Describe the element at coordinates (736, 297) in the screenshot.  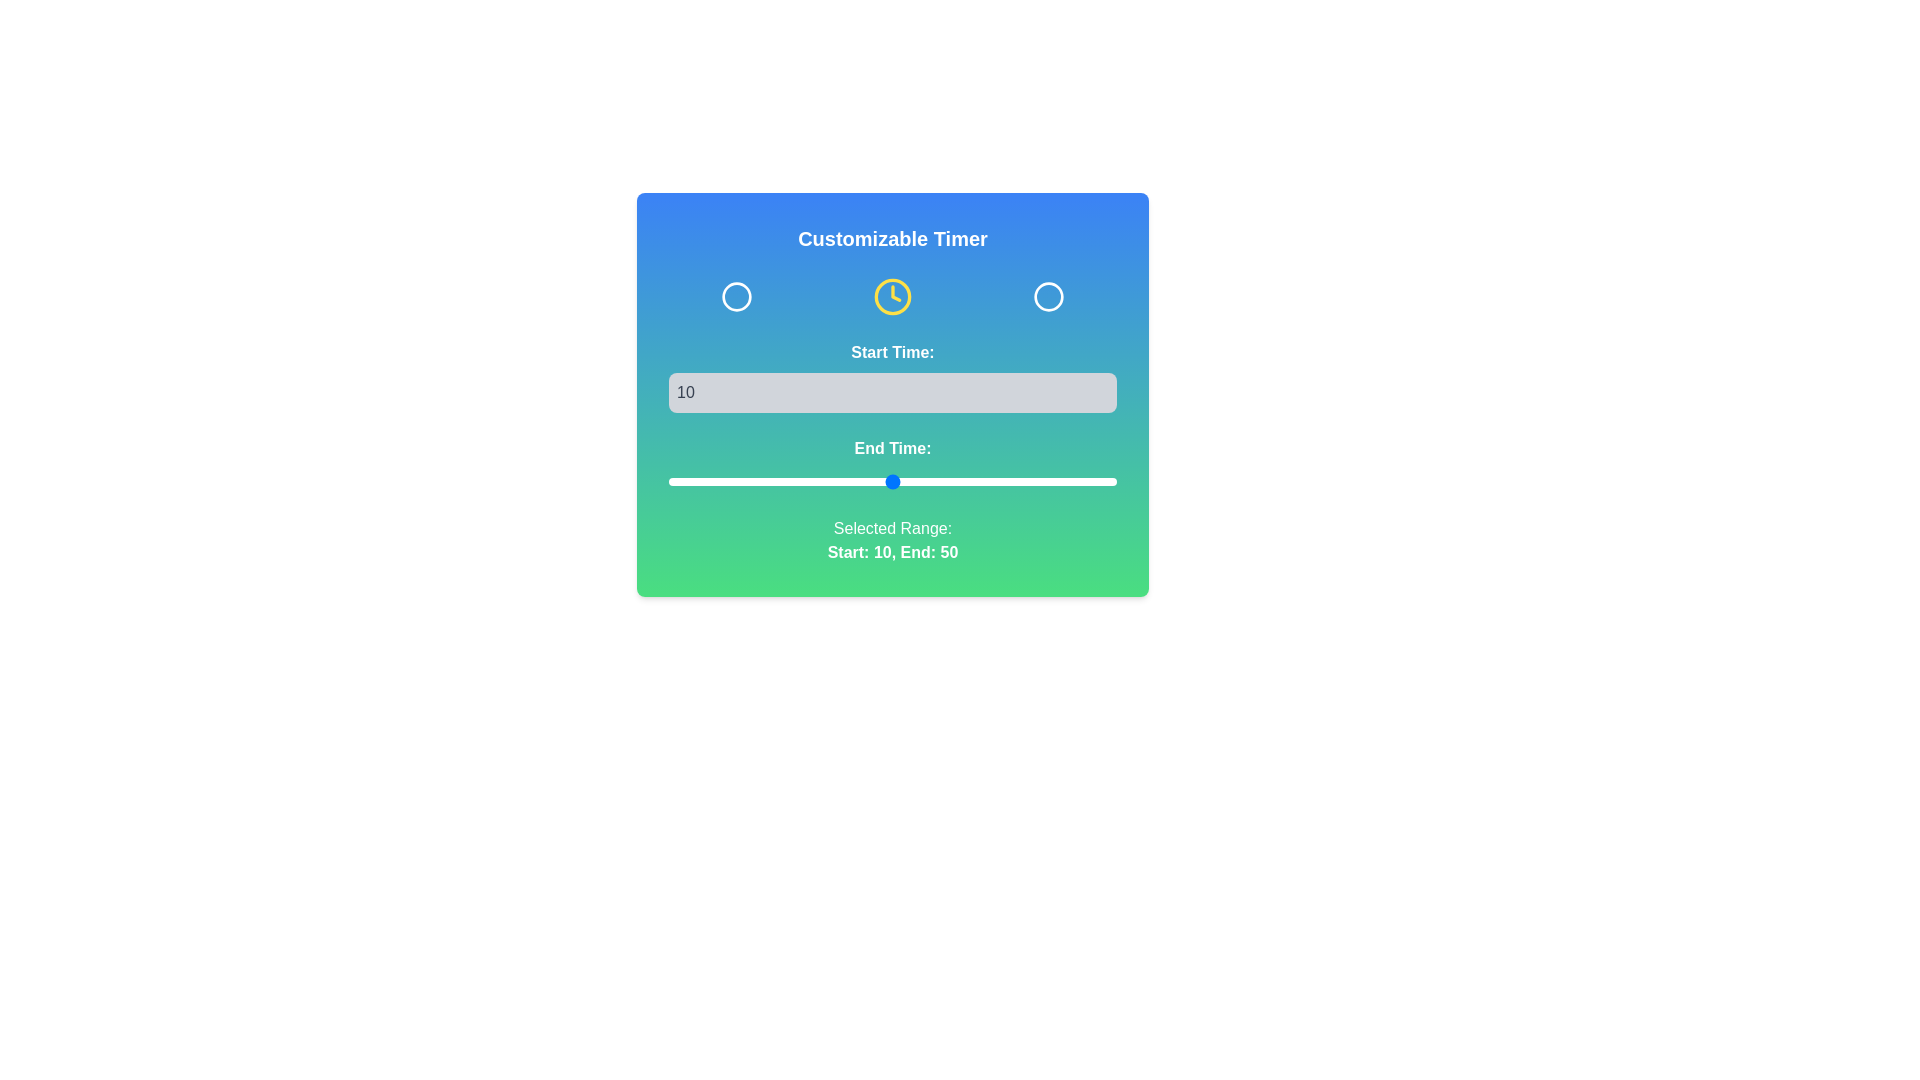
I see `the white circular outline icon located on the blue background, which is the leftmost symbol in a horizontal group of three at the top section of the interface` at that location.